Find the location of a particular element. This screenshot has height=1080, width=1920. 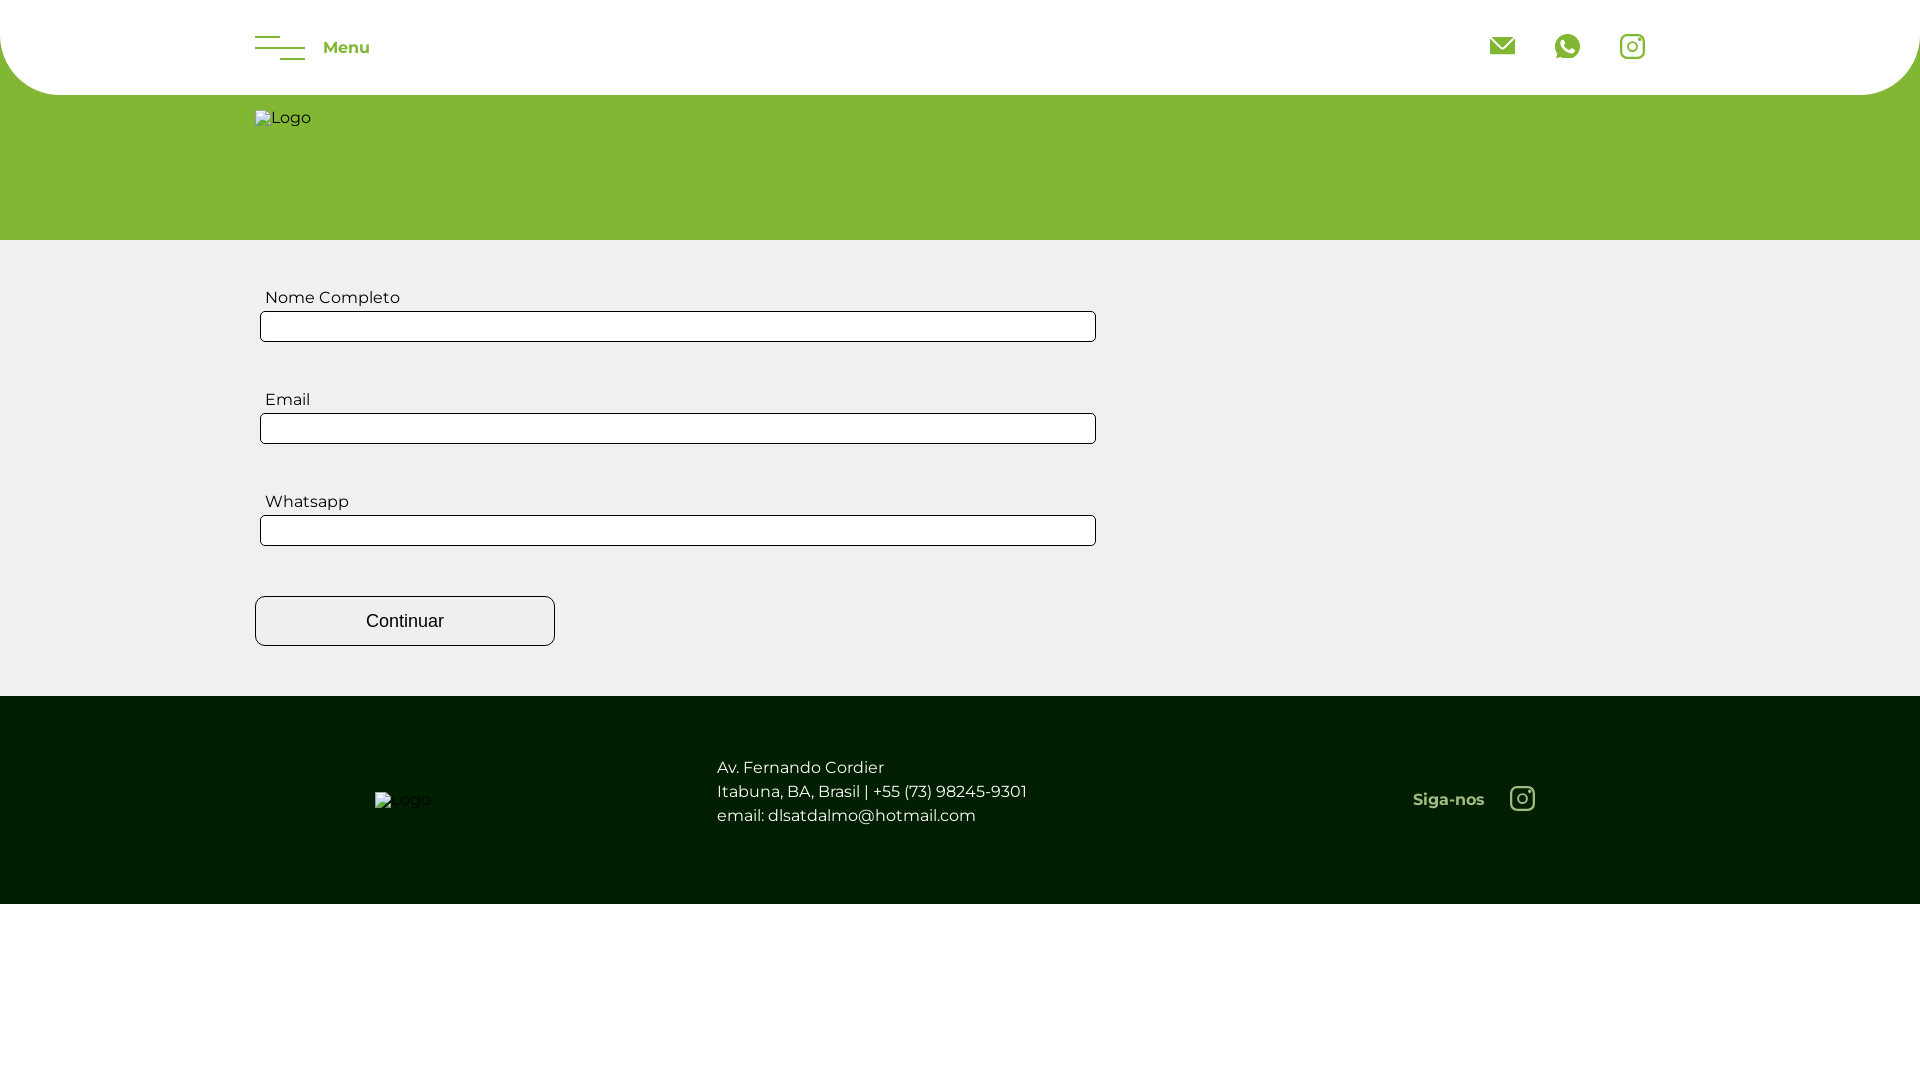

'dlsatdalmo@hotmail.com' is located at coordinates (1469, 45).